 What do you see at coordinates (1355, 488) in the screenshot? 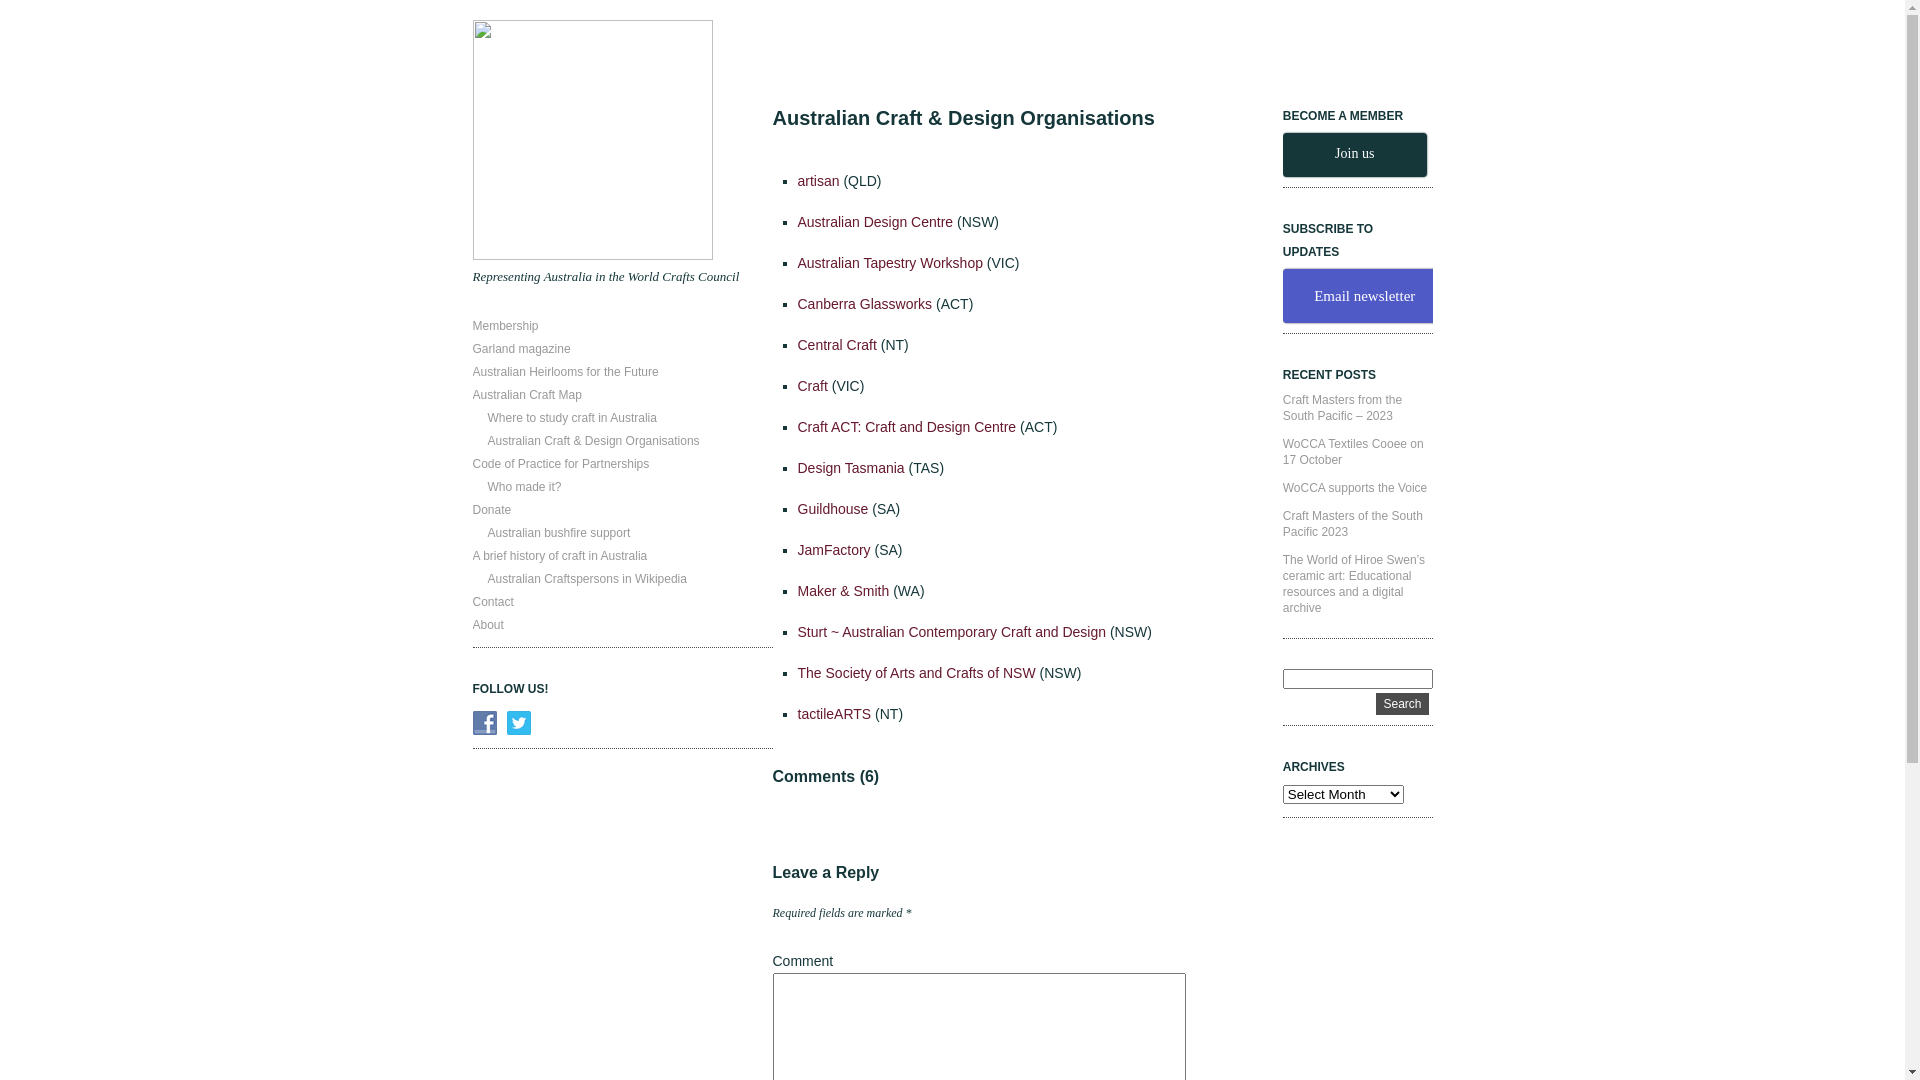
I see `'WoCCA supports the Voice'` at bounding box center [1355, 488].